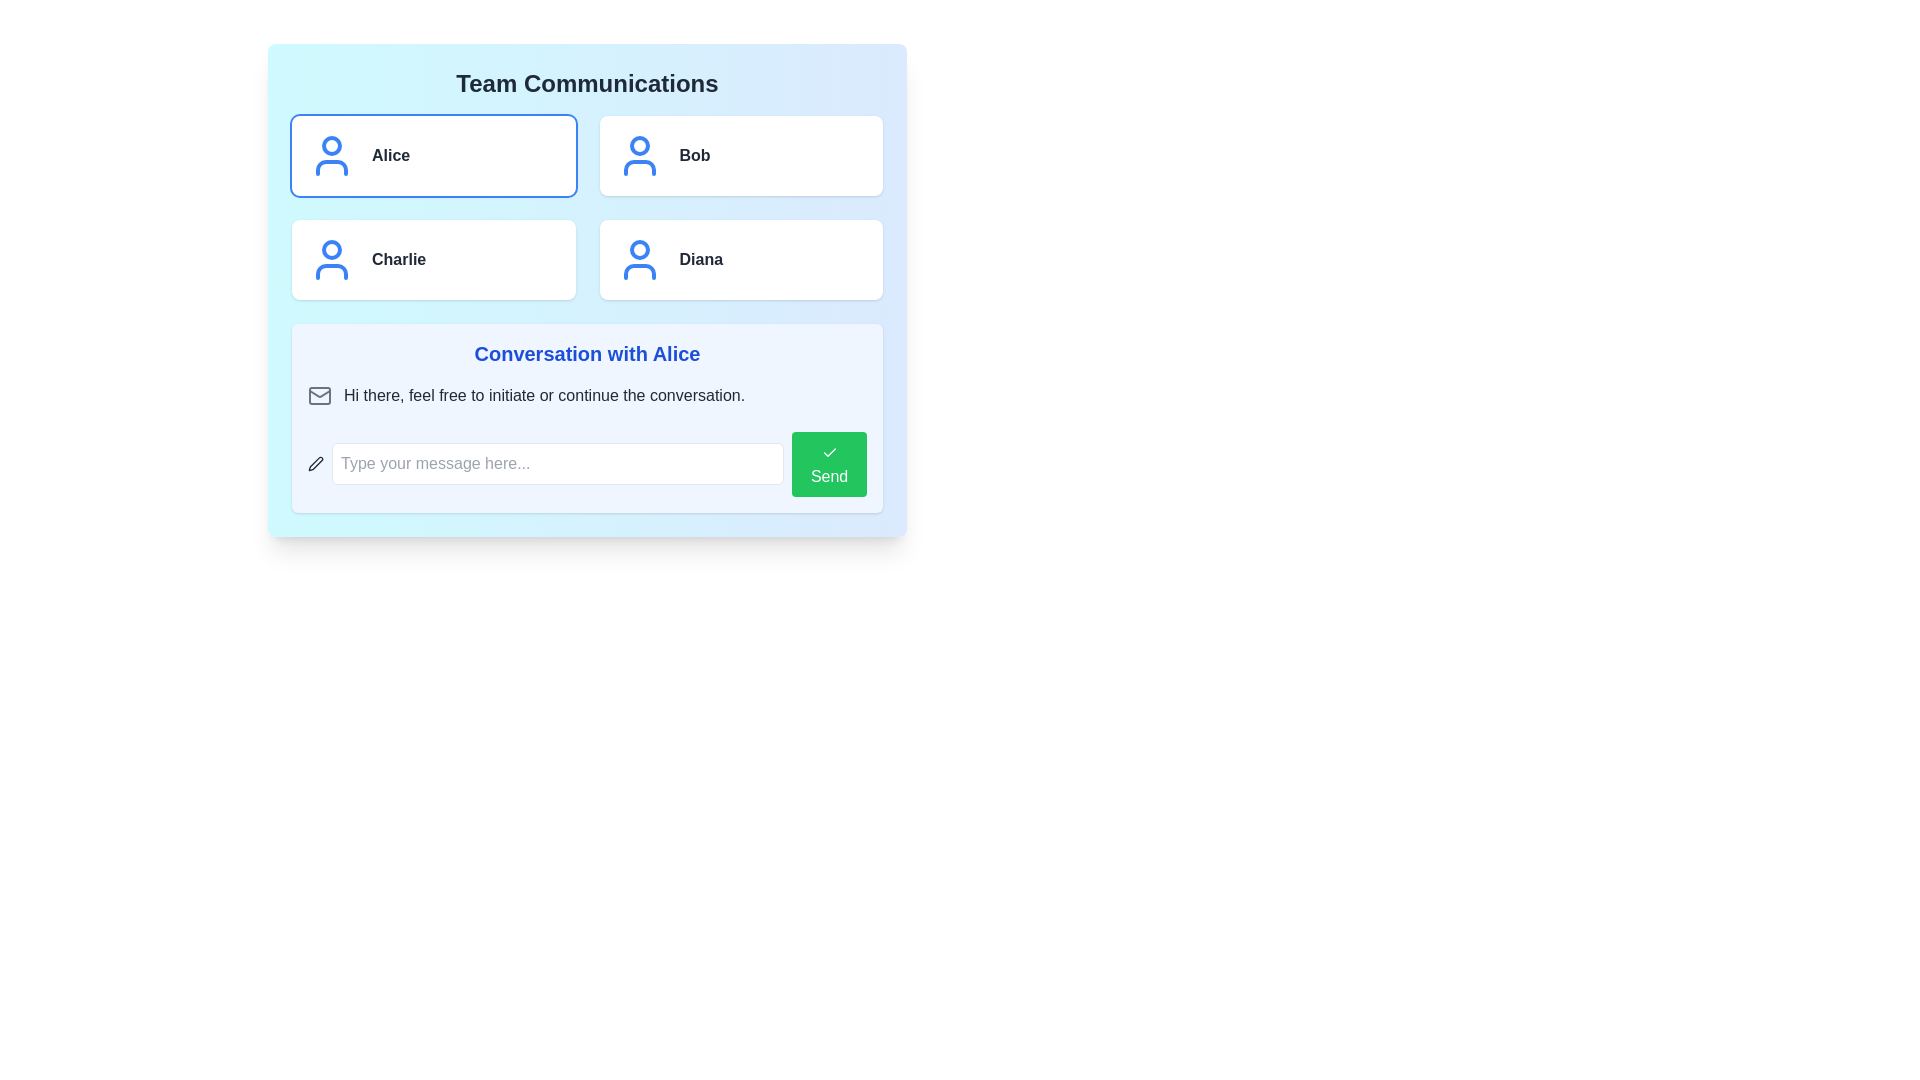  What do you see at coordinates (331, 249) in the screenshot?
I see `the decorative circular element representing Charlie's user avatar located in the lower-left corner of the grid` at bounding box center [331, 249].